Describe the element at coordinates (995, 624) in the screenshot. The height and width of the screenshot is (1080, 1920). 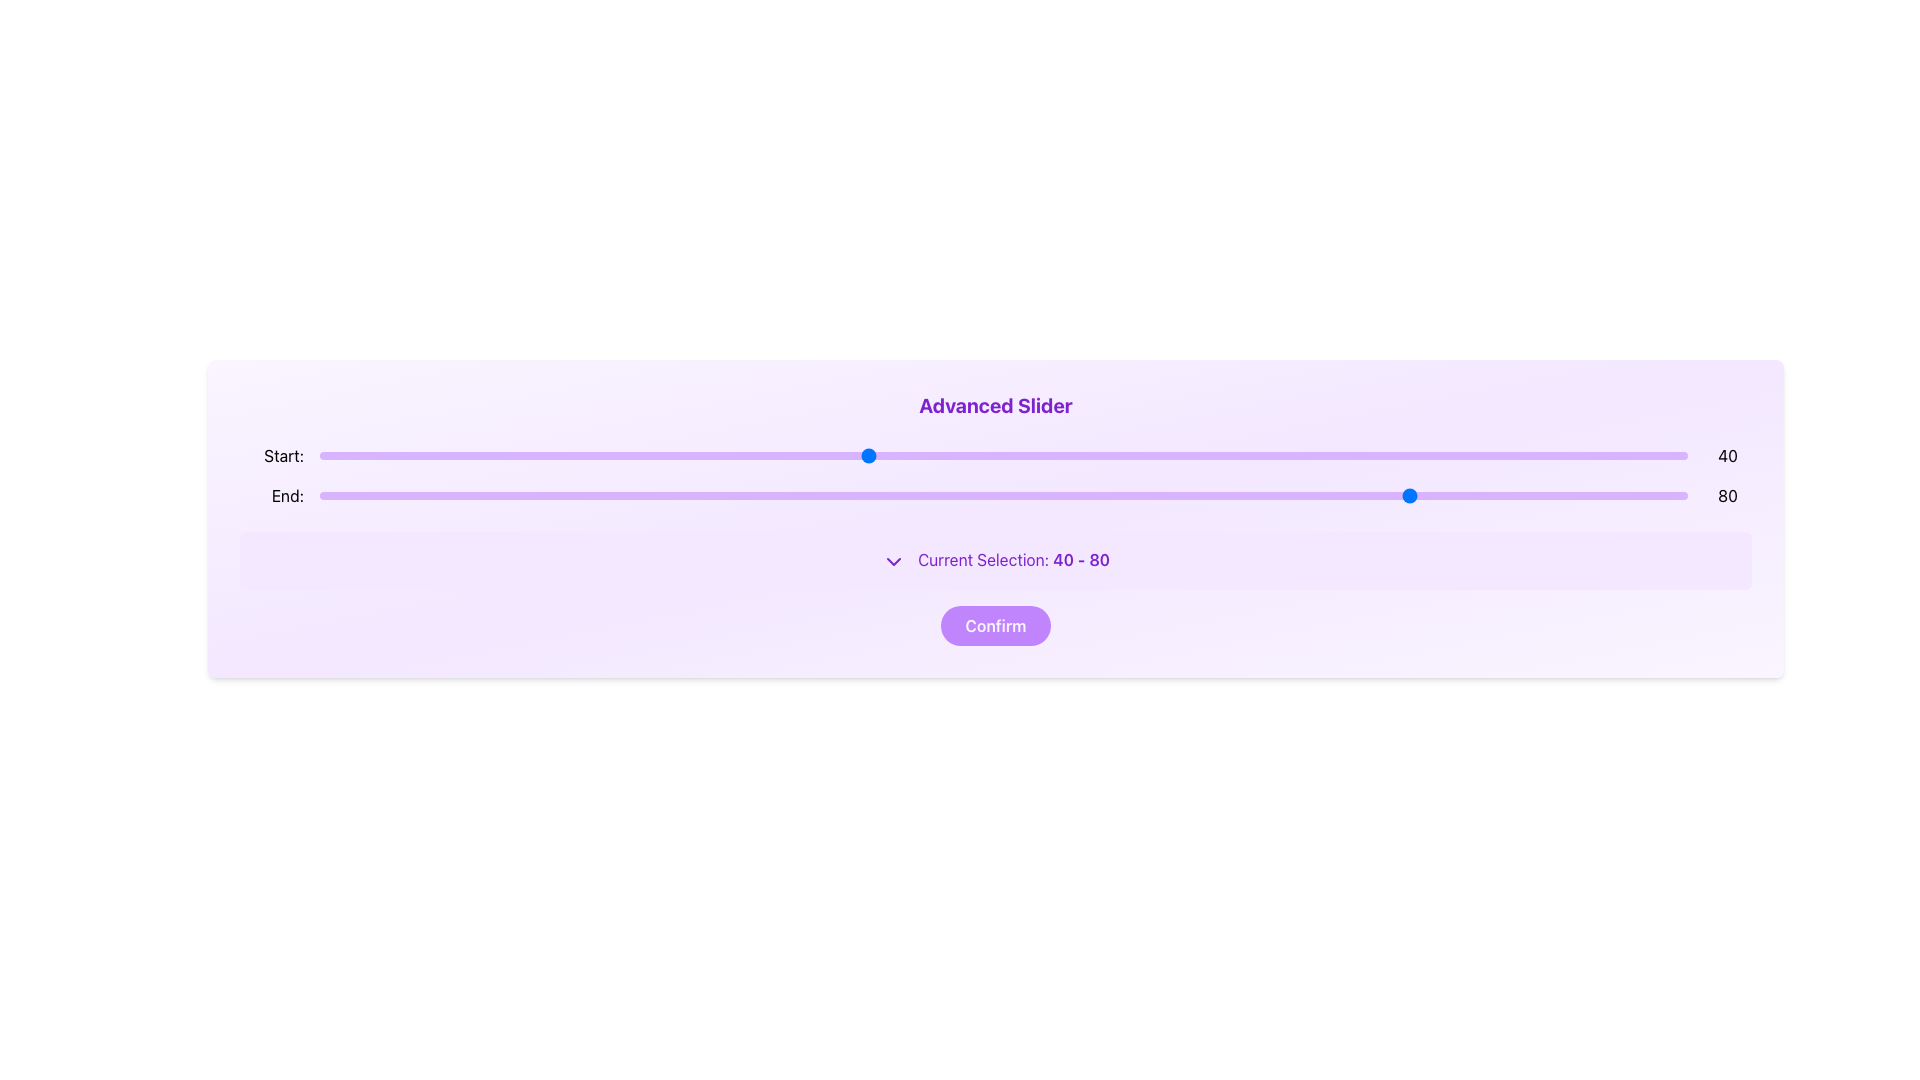
I see `the 'Confirm' button with rounded corners and a purple background` at that location.